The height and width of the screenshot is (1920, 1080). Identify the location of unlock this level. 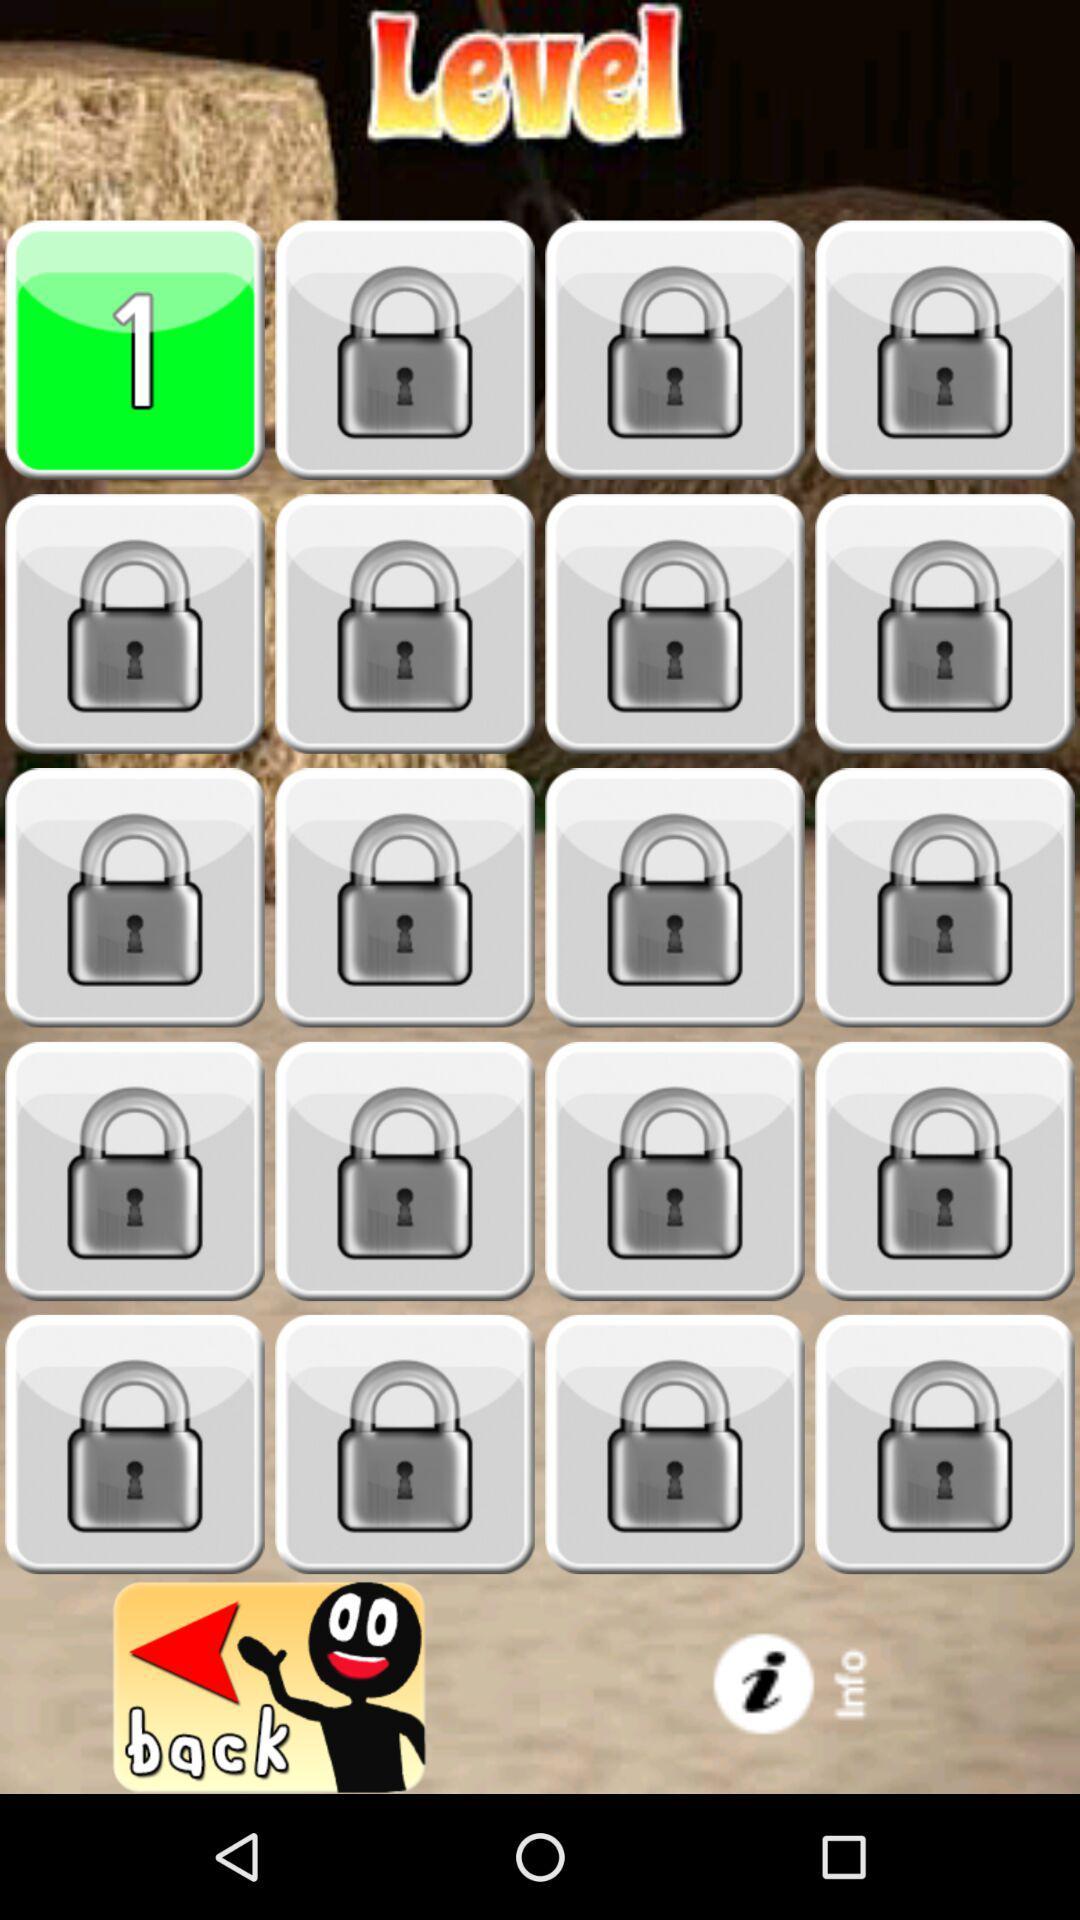
(945, 350).